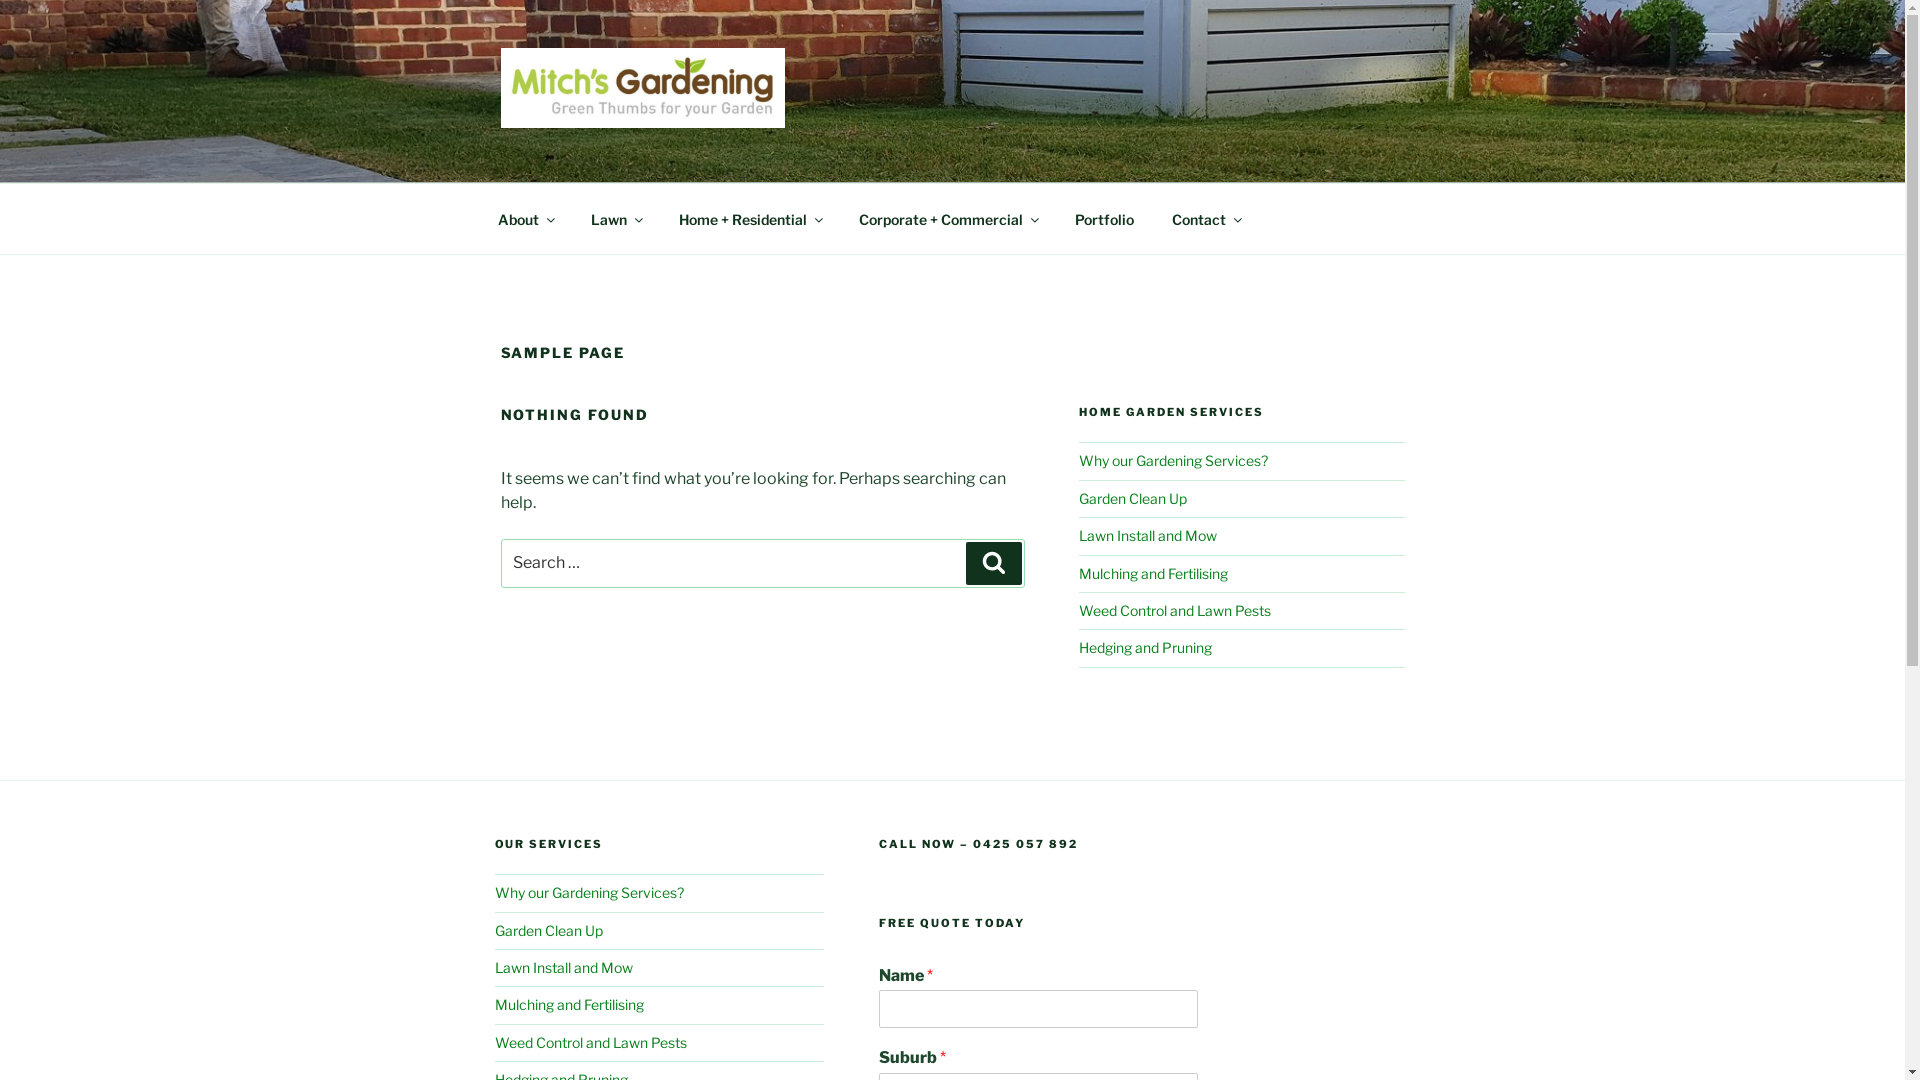  Describe the element at coordinates (993, 563) in the screenshot. I see `'Search'` at that location.